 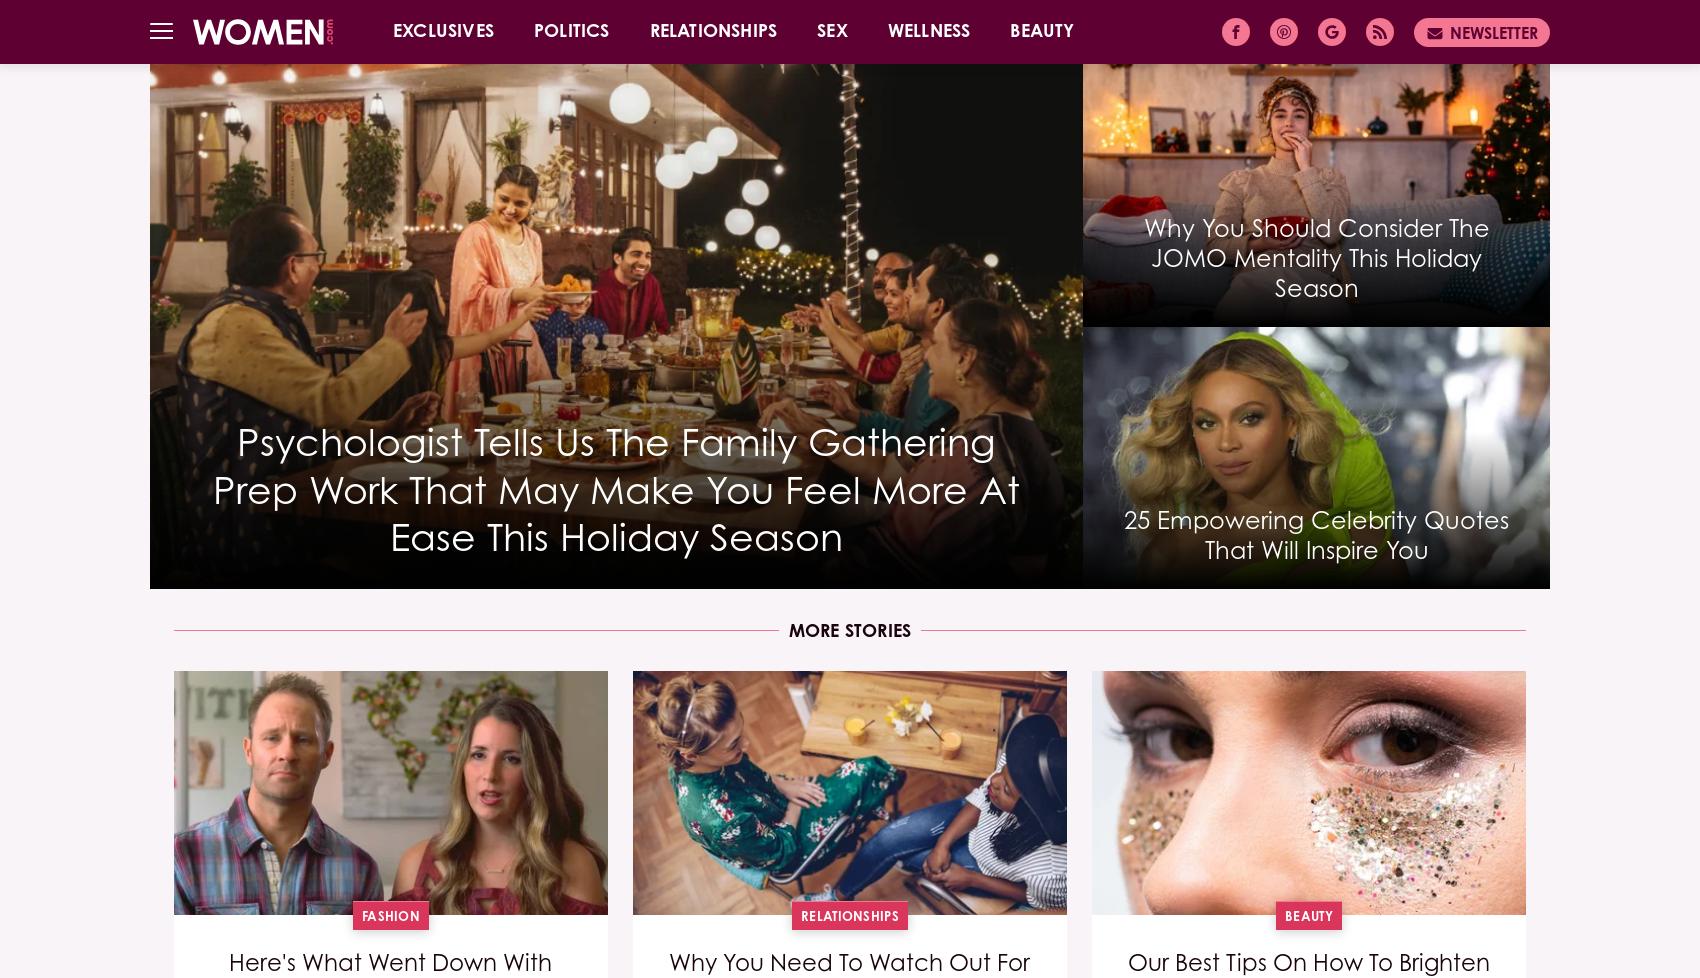 I want to click on 'SEX', so click(x=830, y=30).